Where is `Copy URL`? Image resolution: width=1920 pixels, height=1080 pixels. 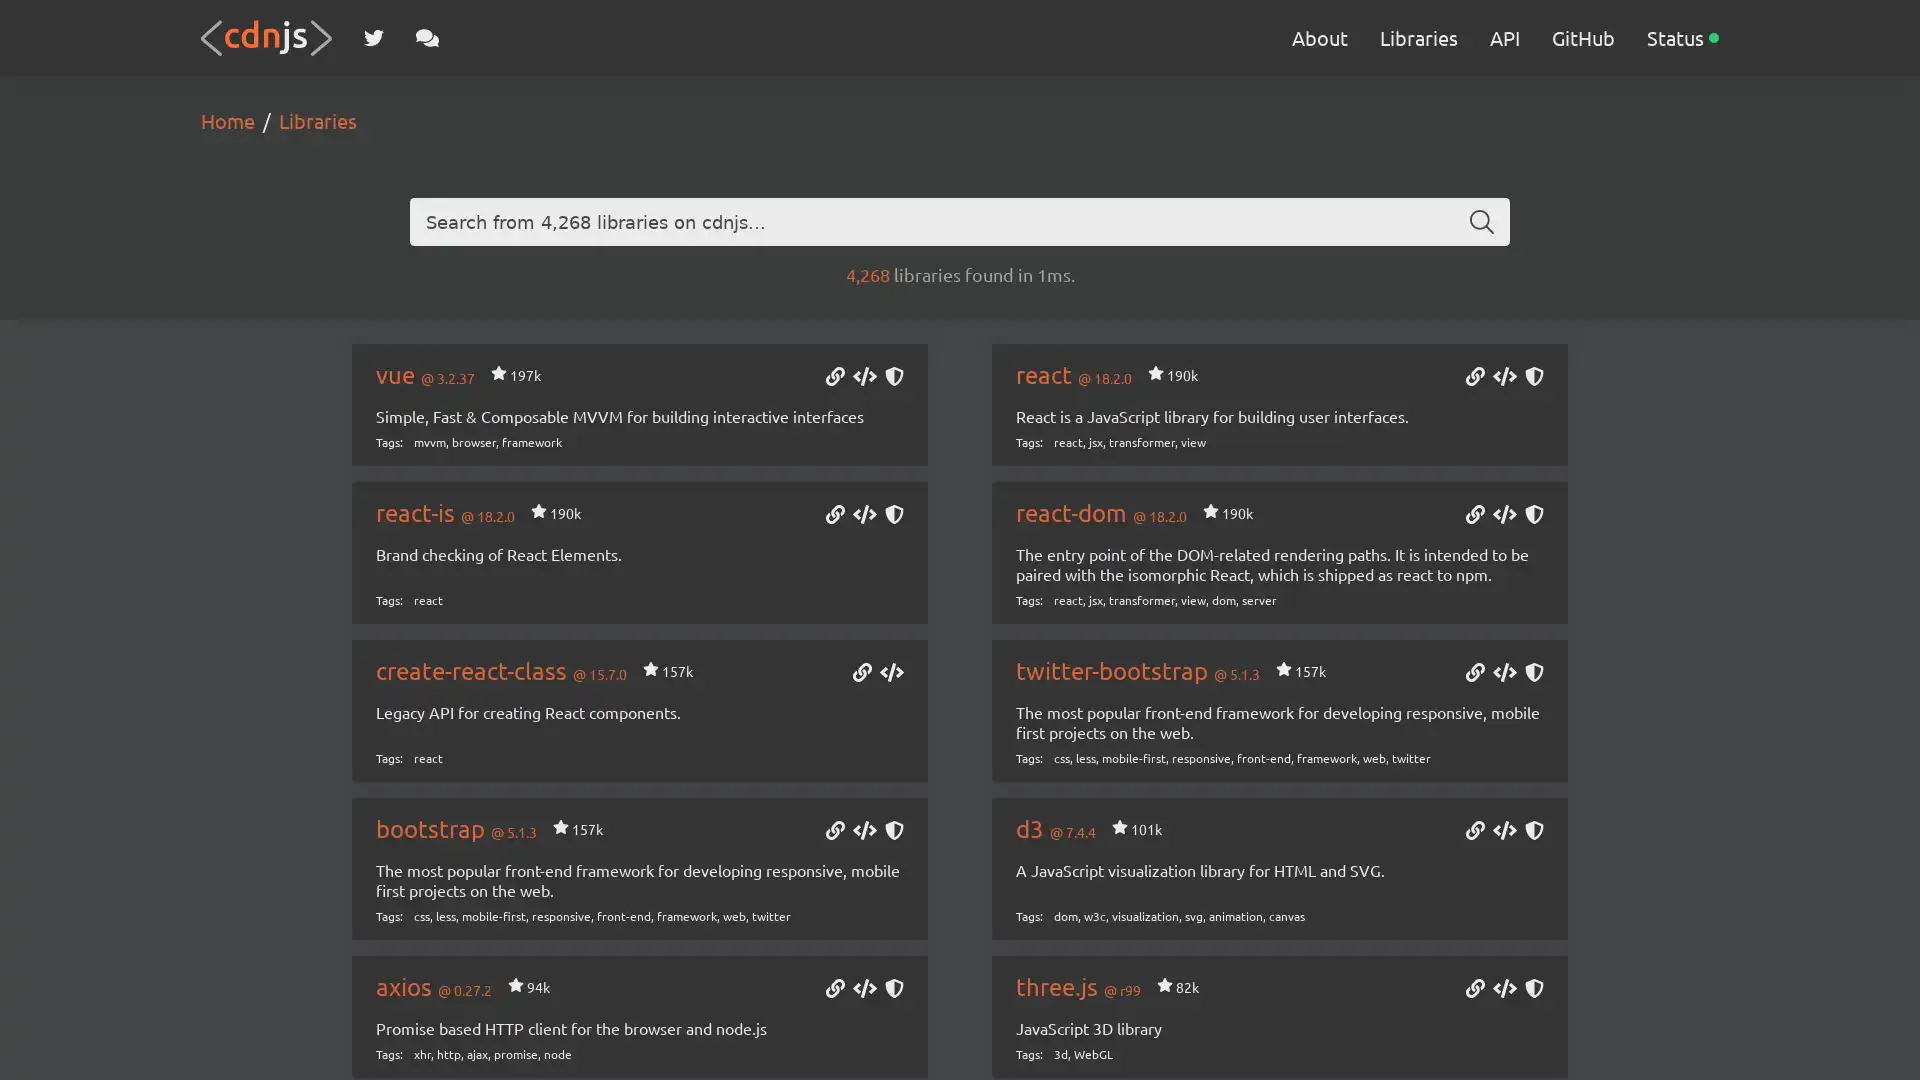 Copy URL is located at coordinates (862, 674).